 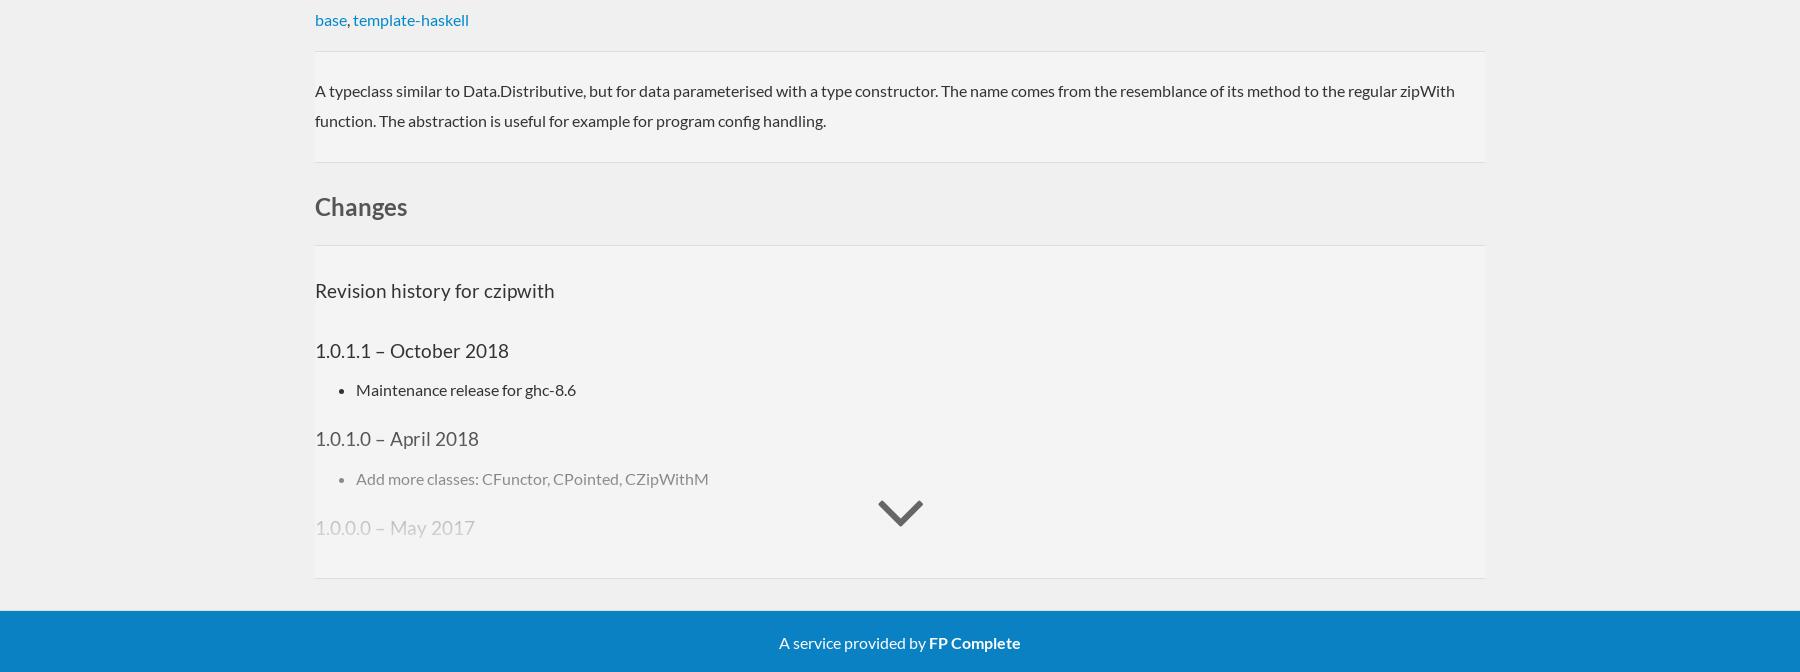 I want to click on 'A service provided by', so click(x=853, y=641).